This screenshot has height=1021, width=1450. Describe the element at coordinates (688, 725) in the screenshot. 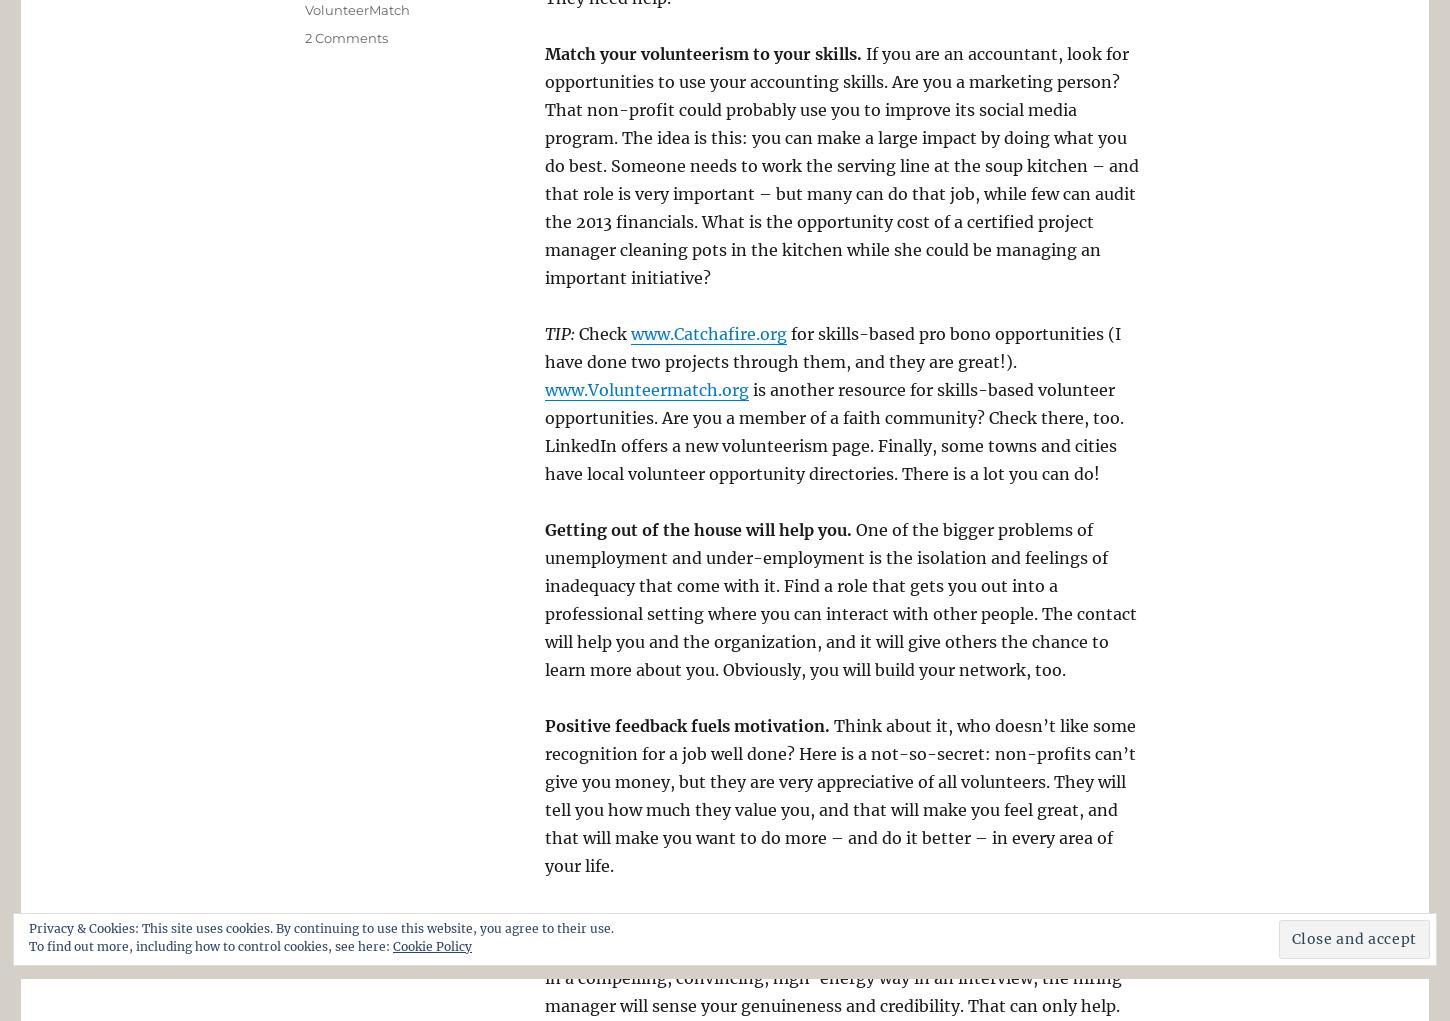

I see `'Positive feedback fuels motivation.'` at that location.